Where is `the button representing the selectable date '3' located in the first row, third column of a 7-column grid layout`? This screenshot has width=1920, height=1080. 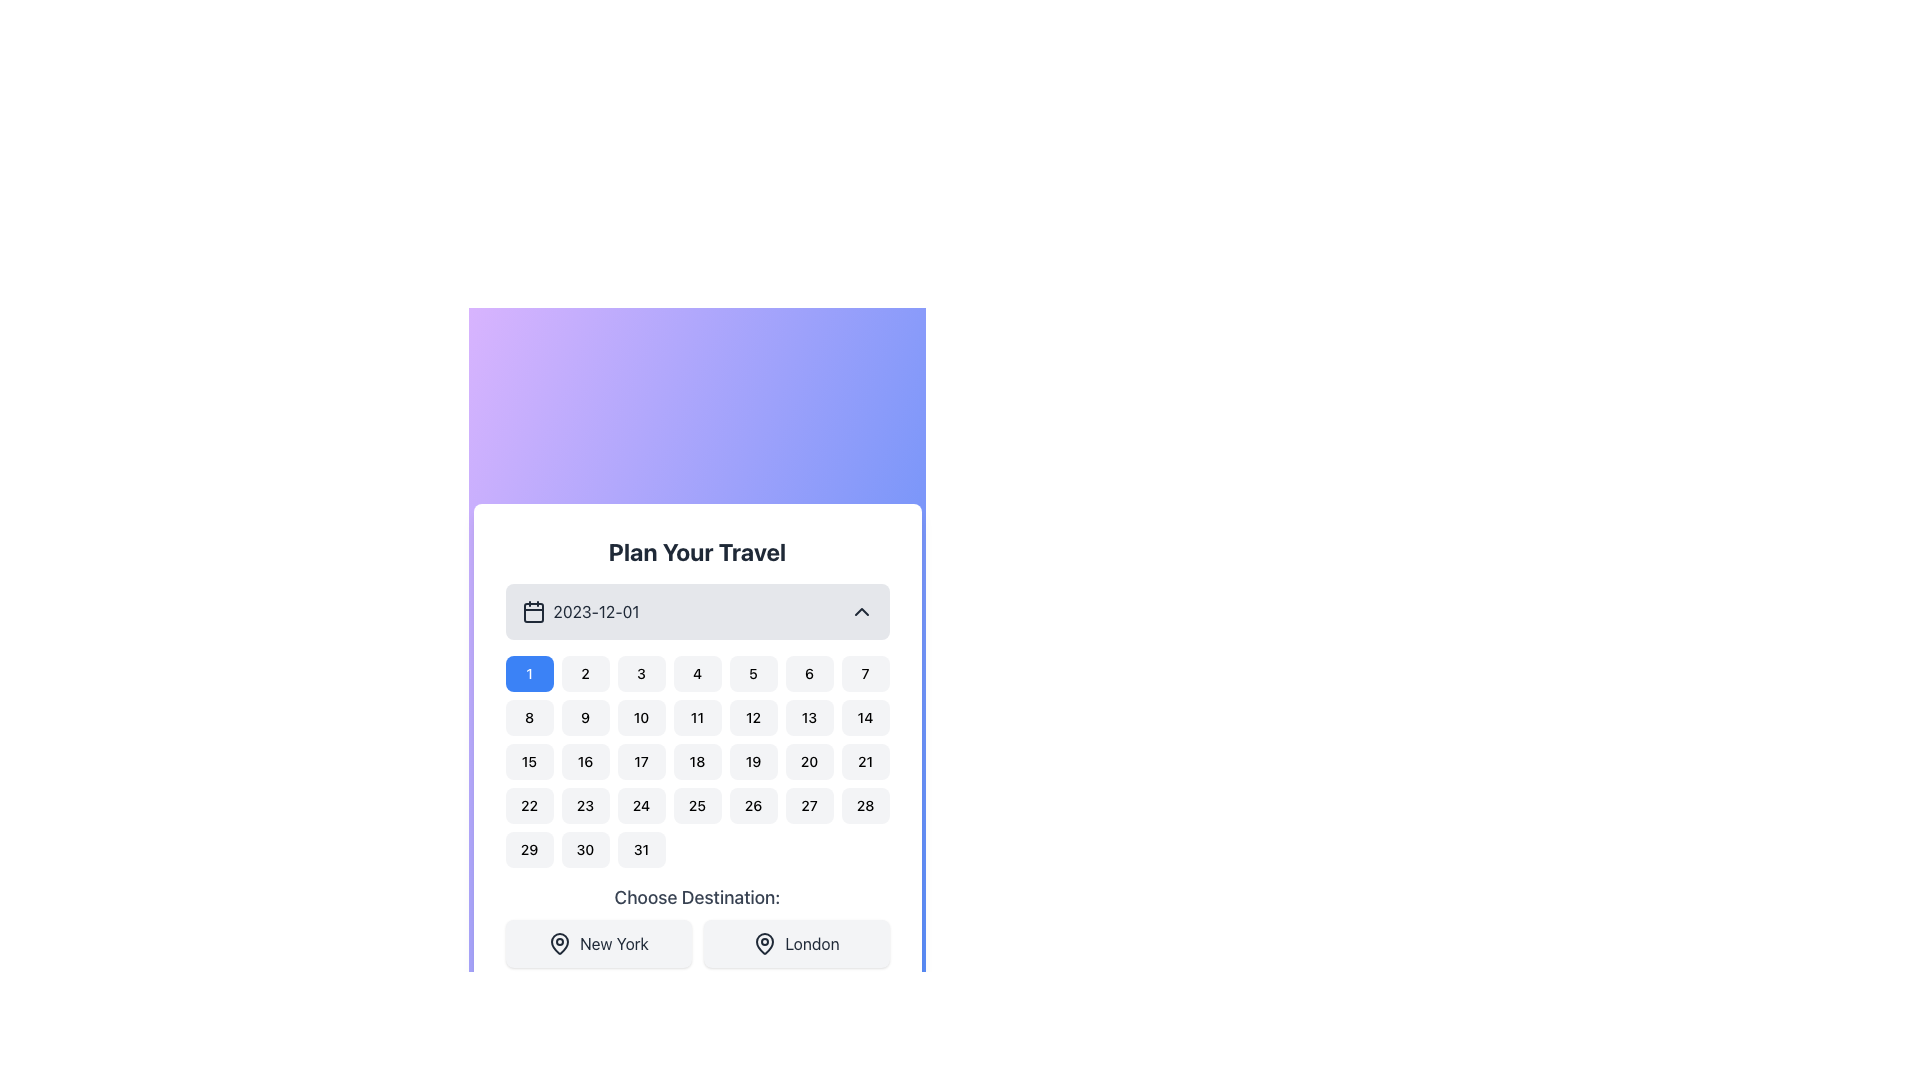 the button representing the selectable date '3' located in the first row, third column of a 7-column grid layout is located at coordinates (641, 674).